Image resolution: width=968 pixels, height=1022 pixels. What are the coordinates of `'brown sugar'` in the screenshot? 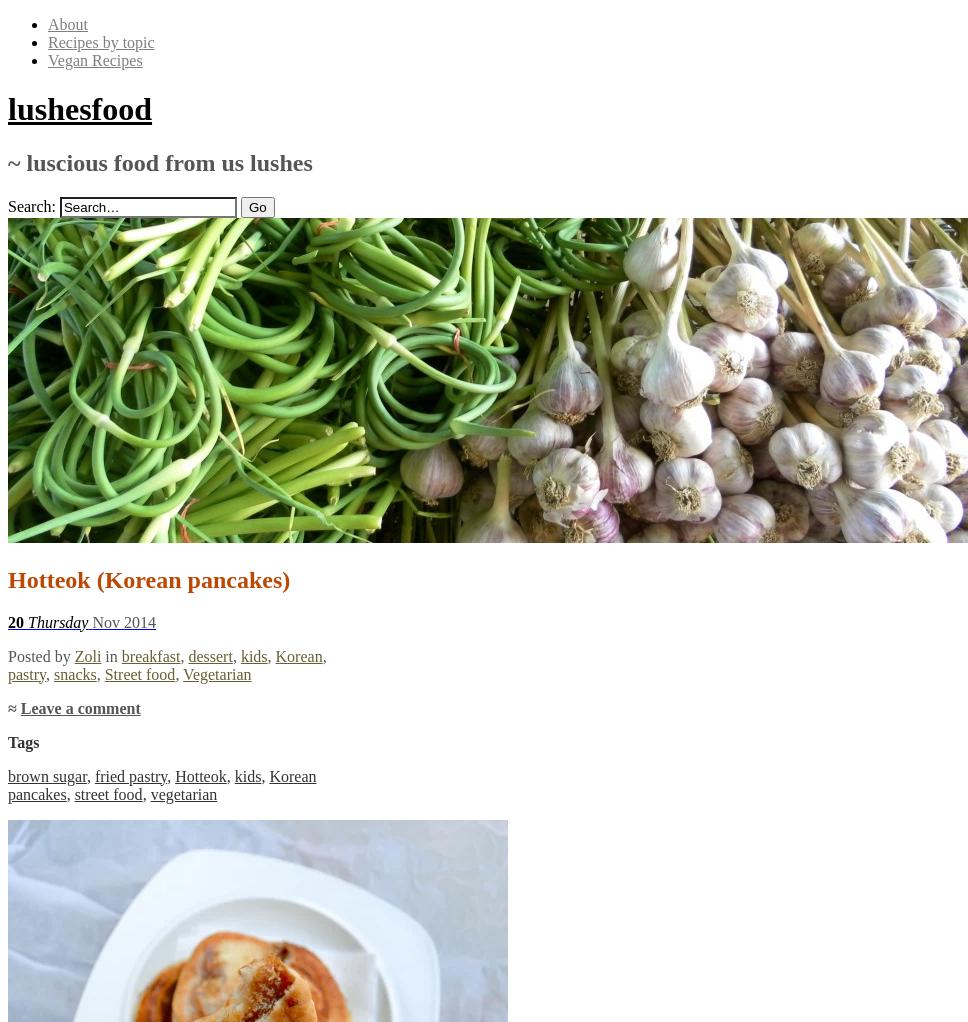 It's located at (46, 775).